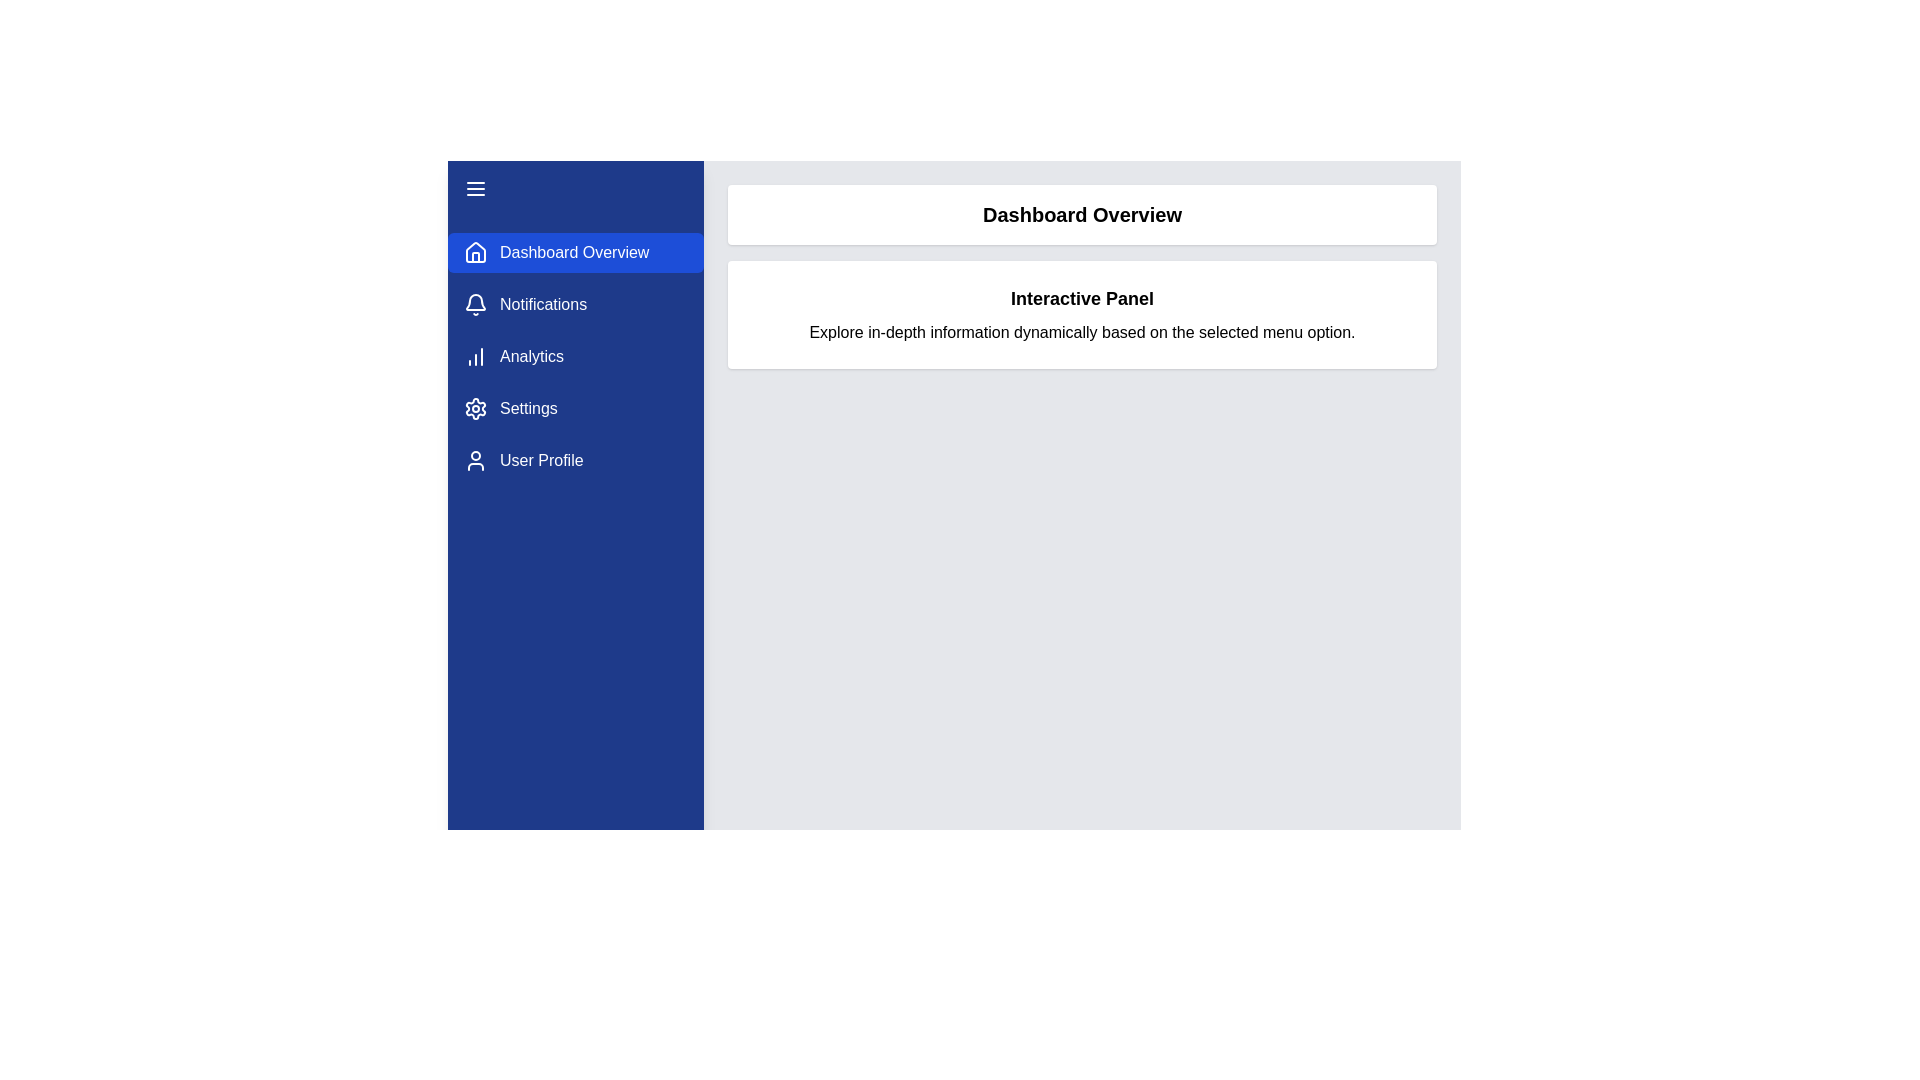  Describe the element at coordinates (532, 356) in the screenshot. I see `the 'Analytics' text label in the navigation menu, which is located to the right of the chart icon and is the third item in the menu list` at that location.